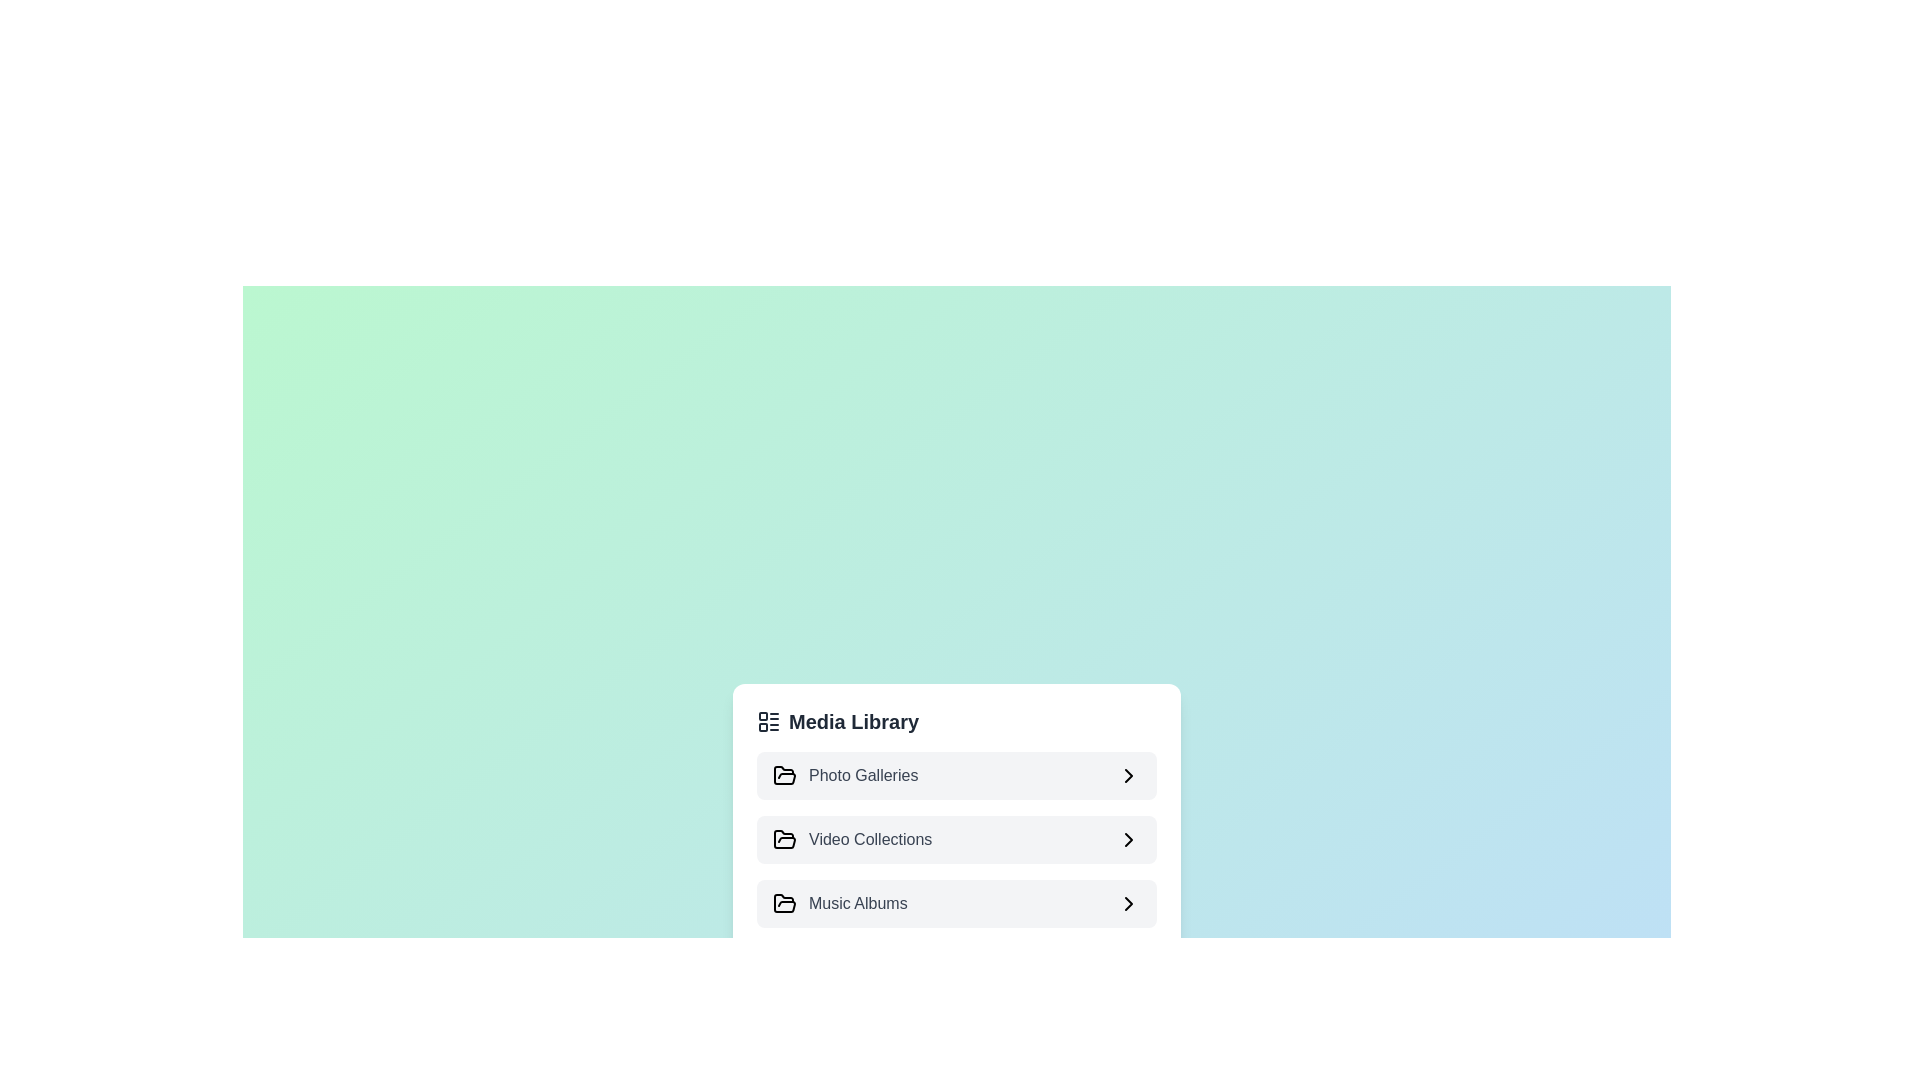 The image size is (1920, 1080). What do you see at coordinates (955, 903) in the screenshot?
I see `the item Music Albums to observe its hover effect` at bounding box center [955, 903].